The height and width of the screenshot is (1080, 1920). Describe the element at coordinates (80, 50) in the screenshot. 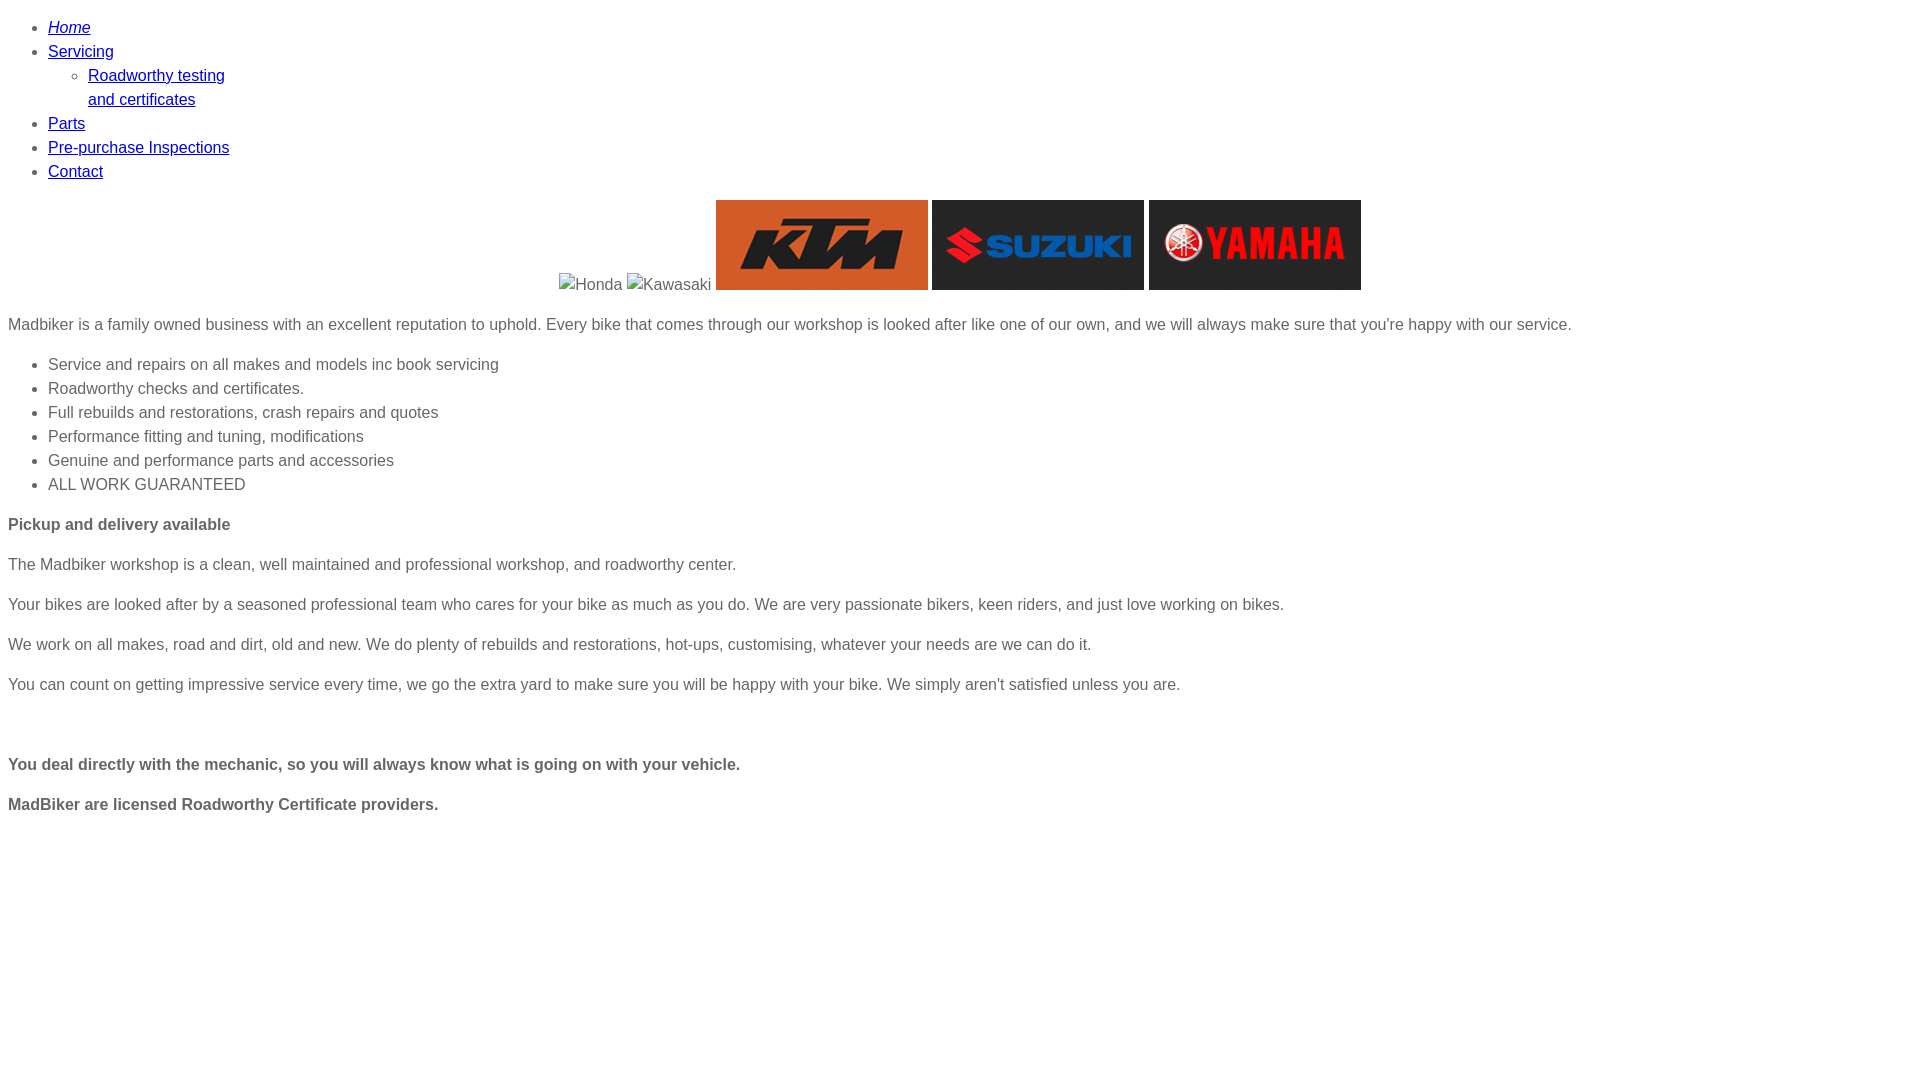

I see `'Servicing'` at that location.